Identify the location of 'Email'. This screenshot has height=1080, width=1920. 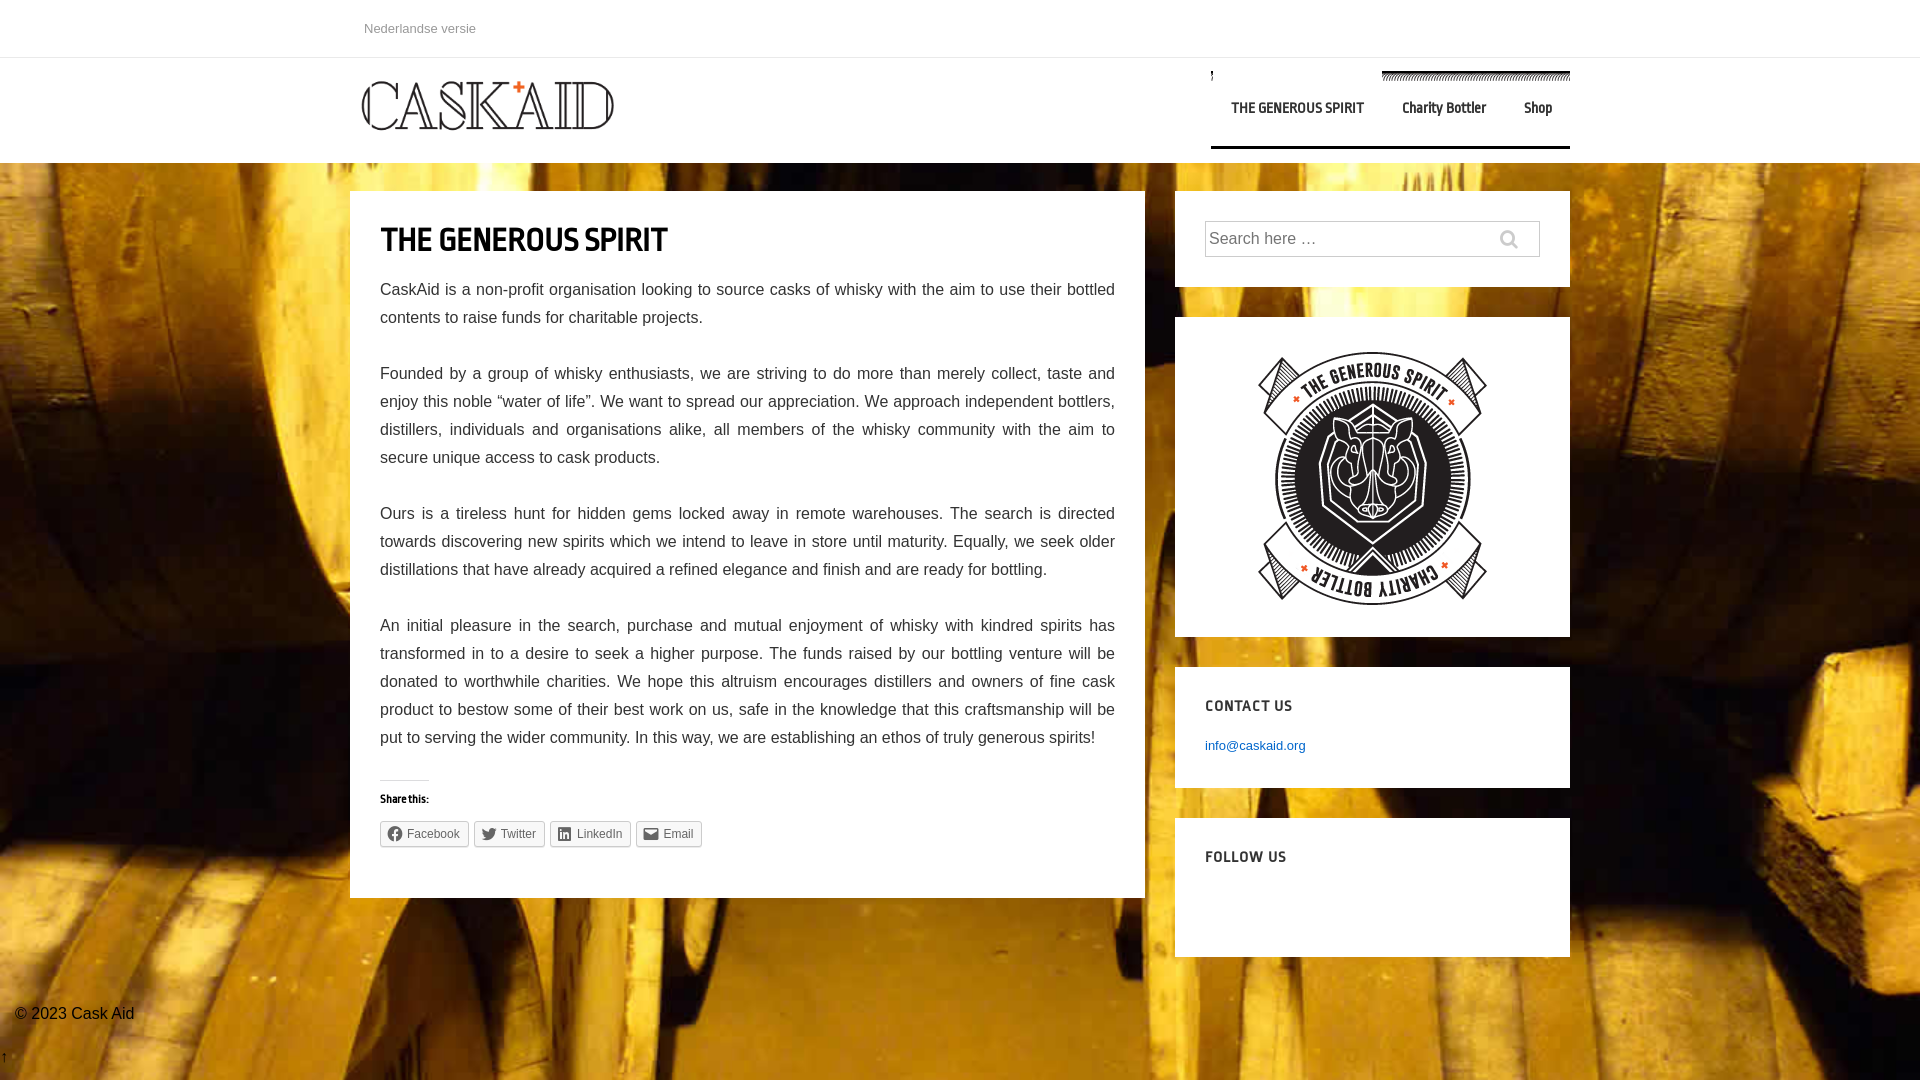
(668, 833).